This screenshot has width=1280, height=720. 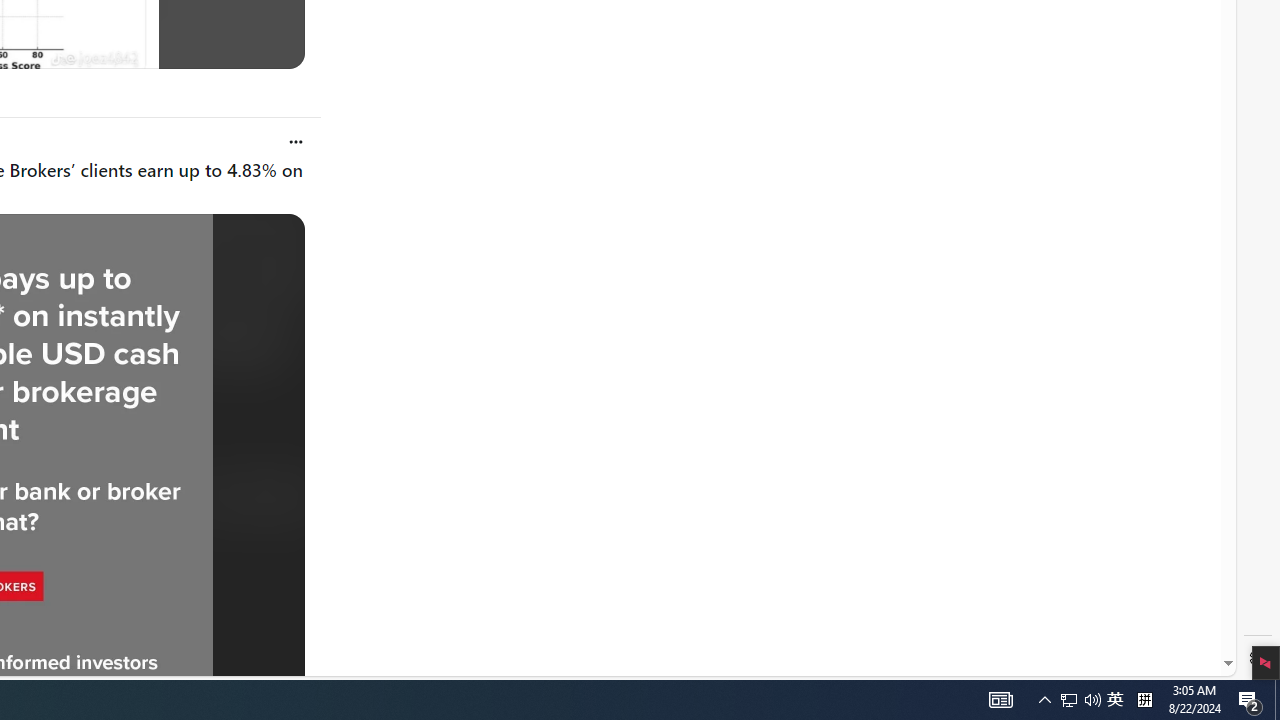 What do you see at coordinates (294, 140) in the screenshot?
I see `'Open user actions'` at bounding box center [294, 140].